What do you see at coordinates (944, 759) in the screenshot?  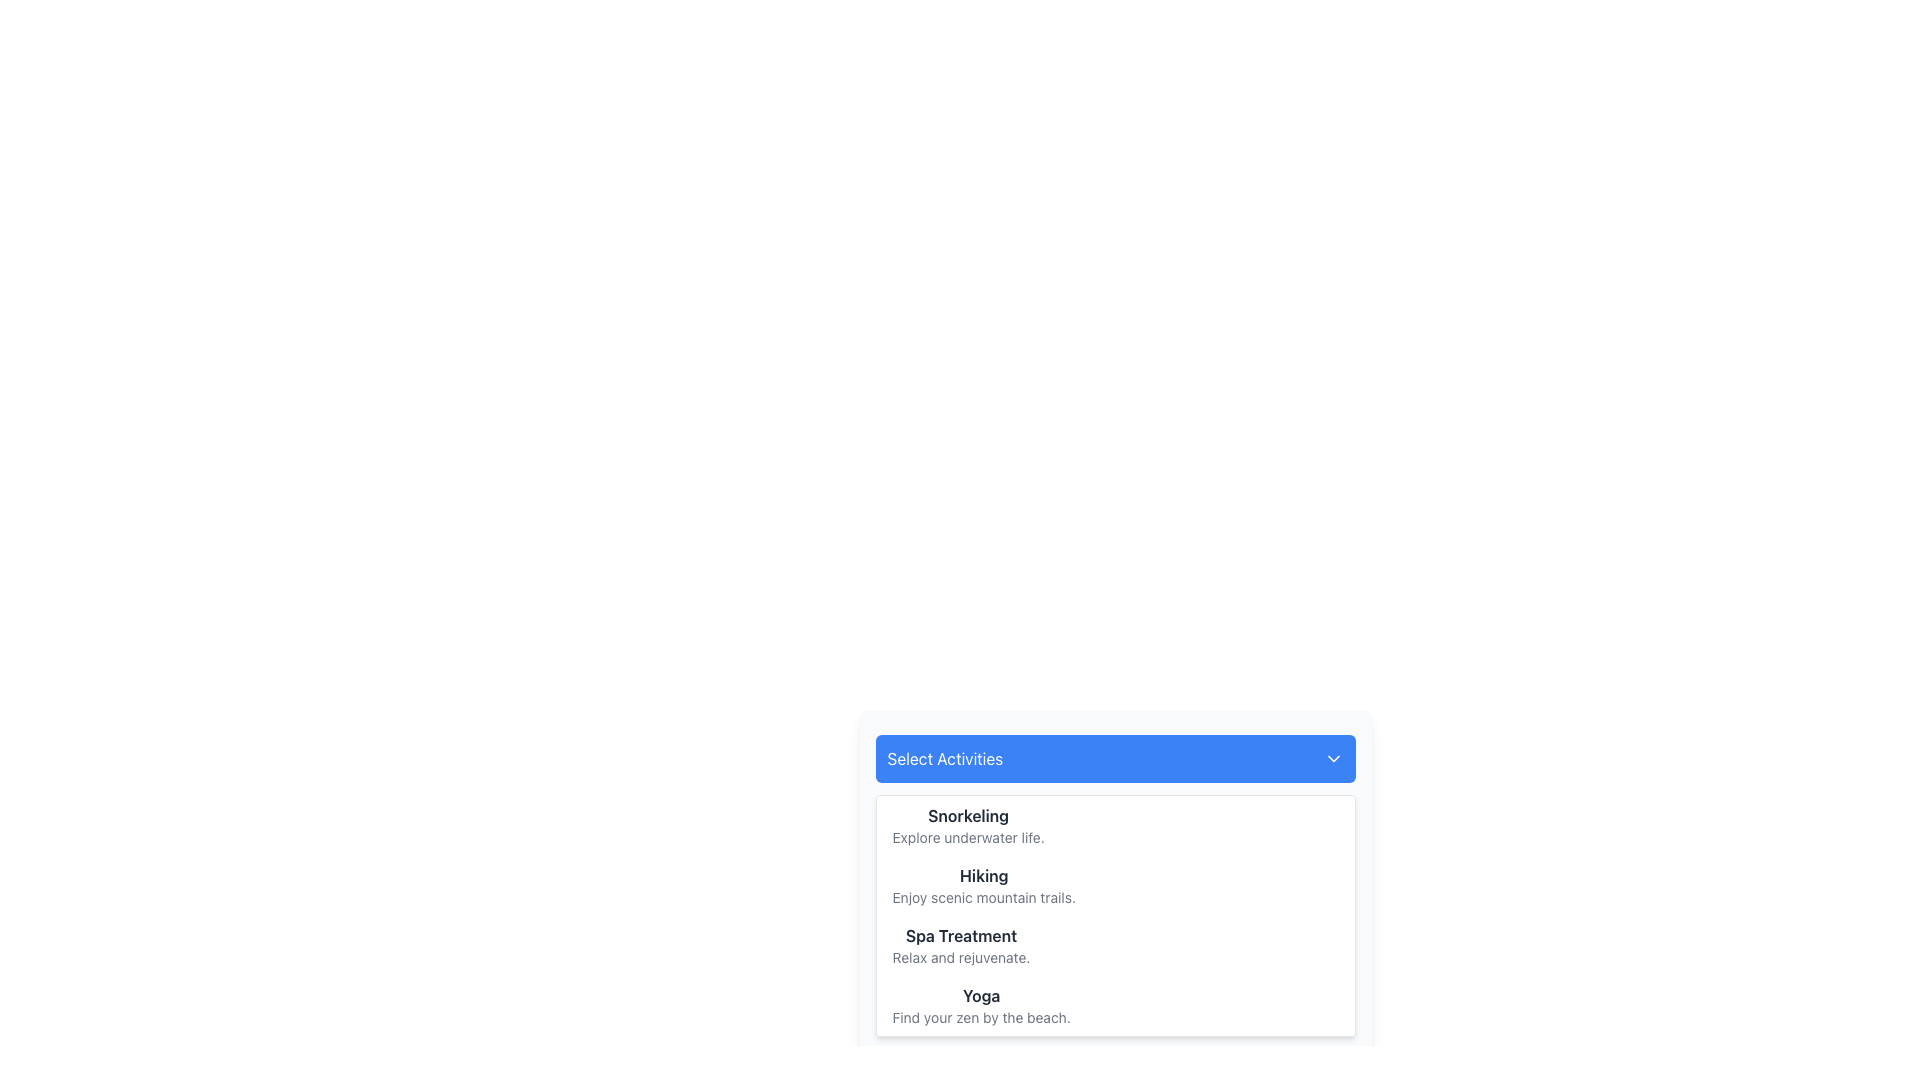 I see `the 'Select Activities' text label displayed in white on a blue background, located at the leftmost position within the blue bar at the top of a dropdown section` at bounding box center [944, 759].